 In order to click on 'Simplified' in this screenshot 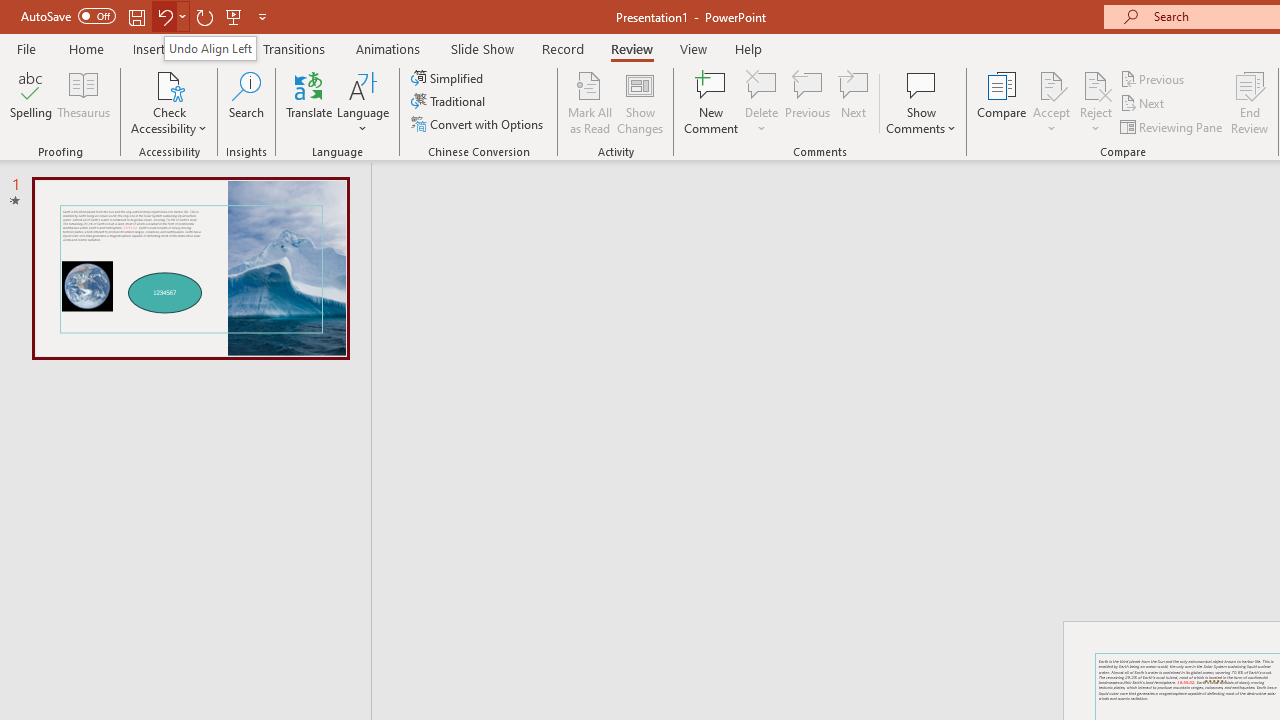, I will do `click(448, 77)`.